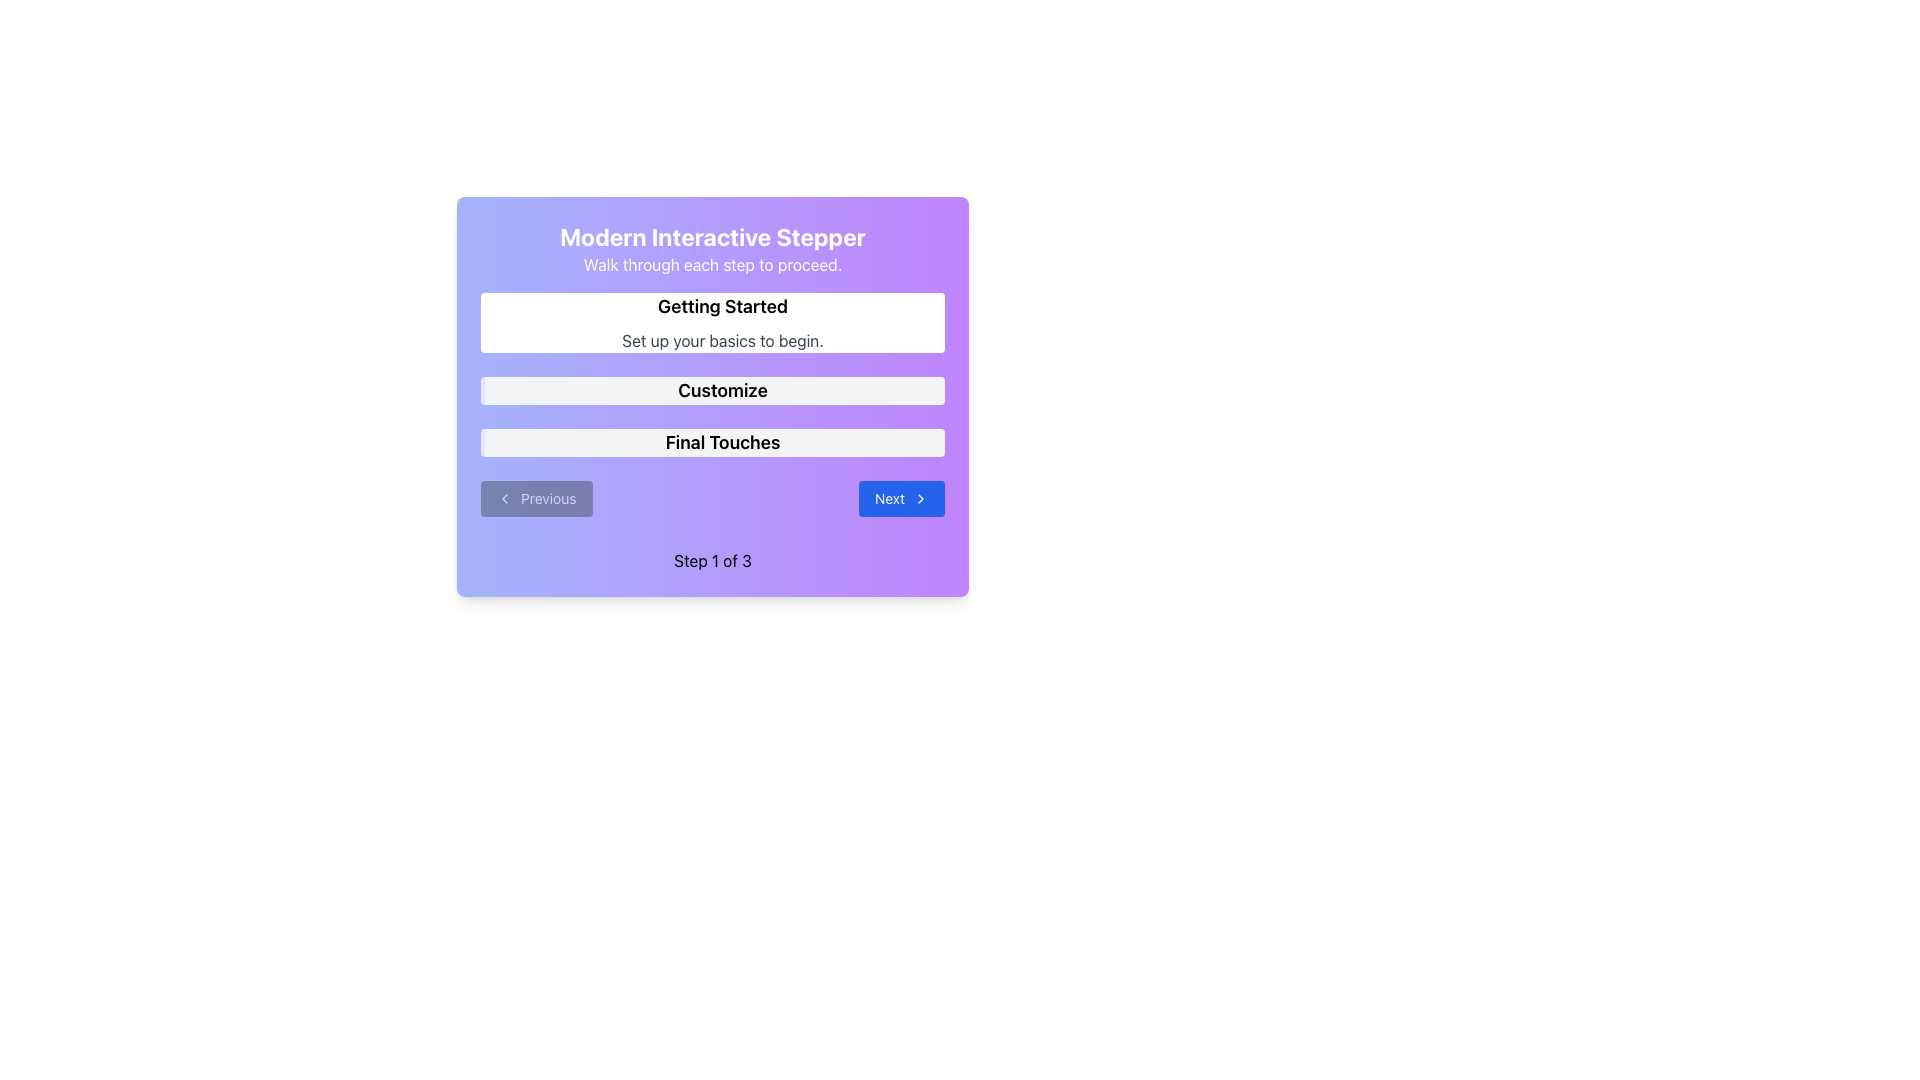 The image size is (1920, 1080). Describe the element at coordinates (713, 235) in the screenshot. I see `the label displaying 'Modern Interactive Stepper' in bold and large white font, which is positioned at the top of the card interface` at that location.